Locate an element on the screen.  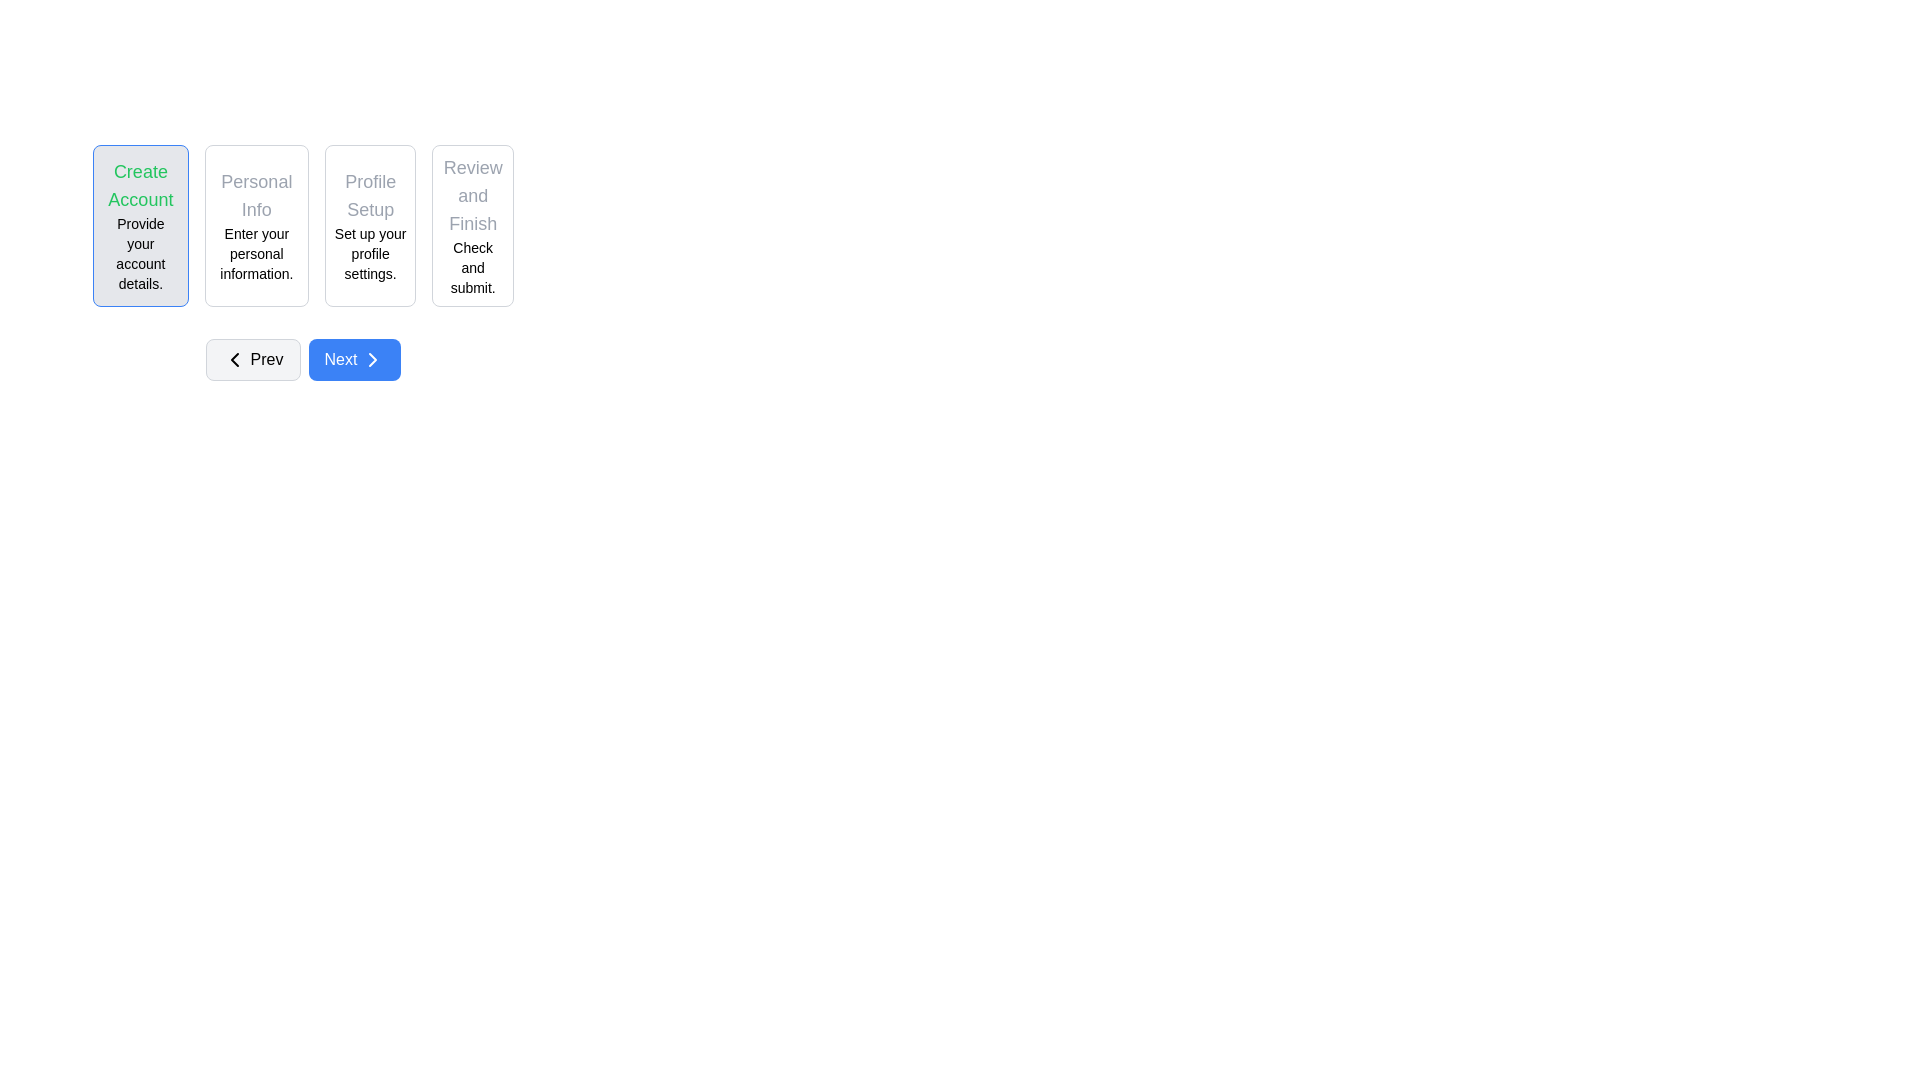
the text label that displays 'Check and submit.' located beneath 'Review and Finish' in the rightmost section of the panel is located at coordinates (472, 266).